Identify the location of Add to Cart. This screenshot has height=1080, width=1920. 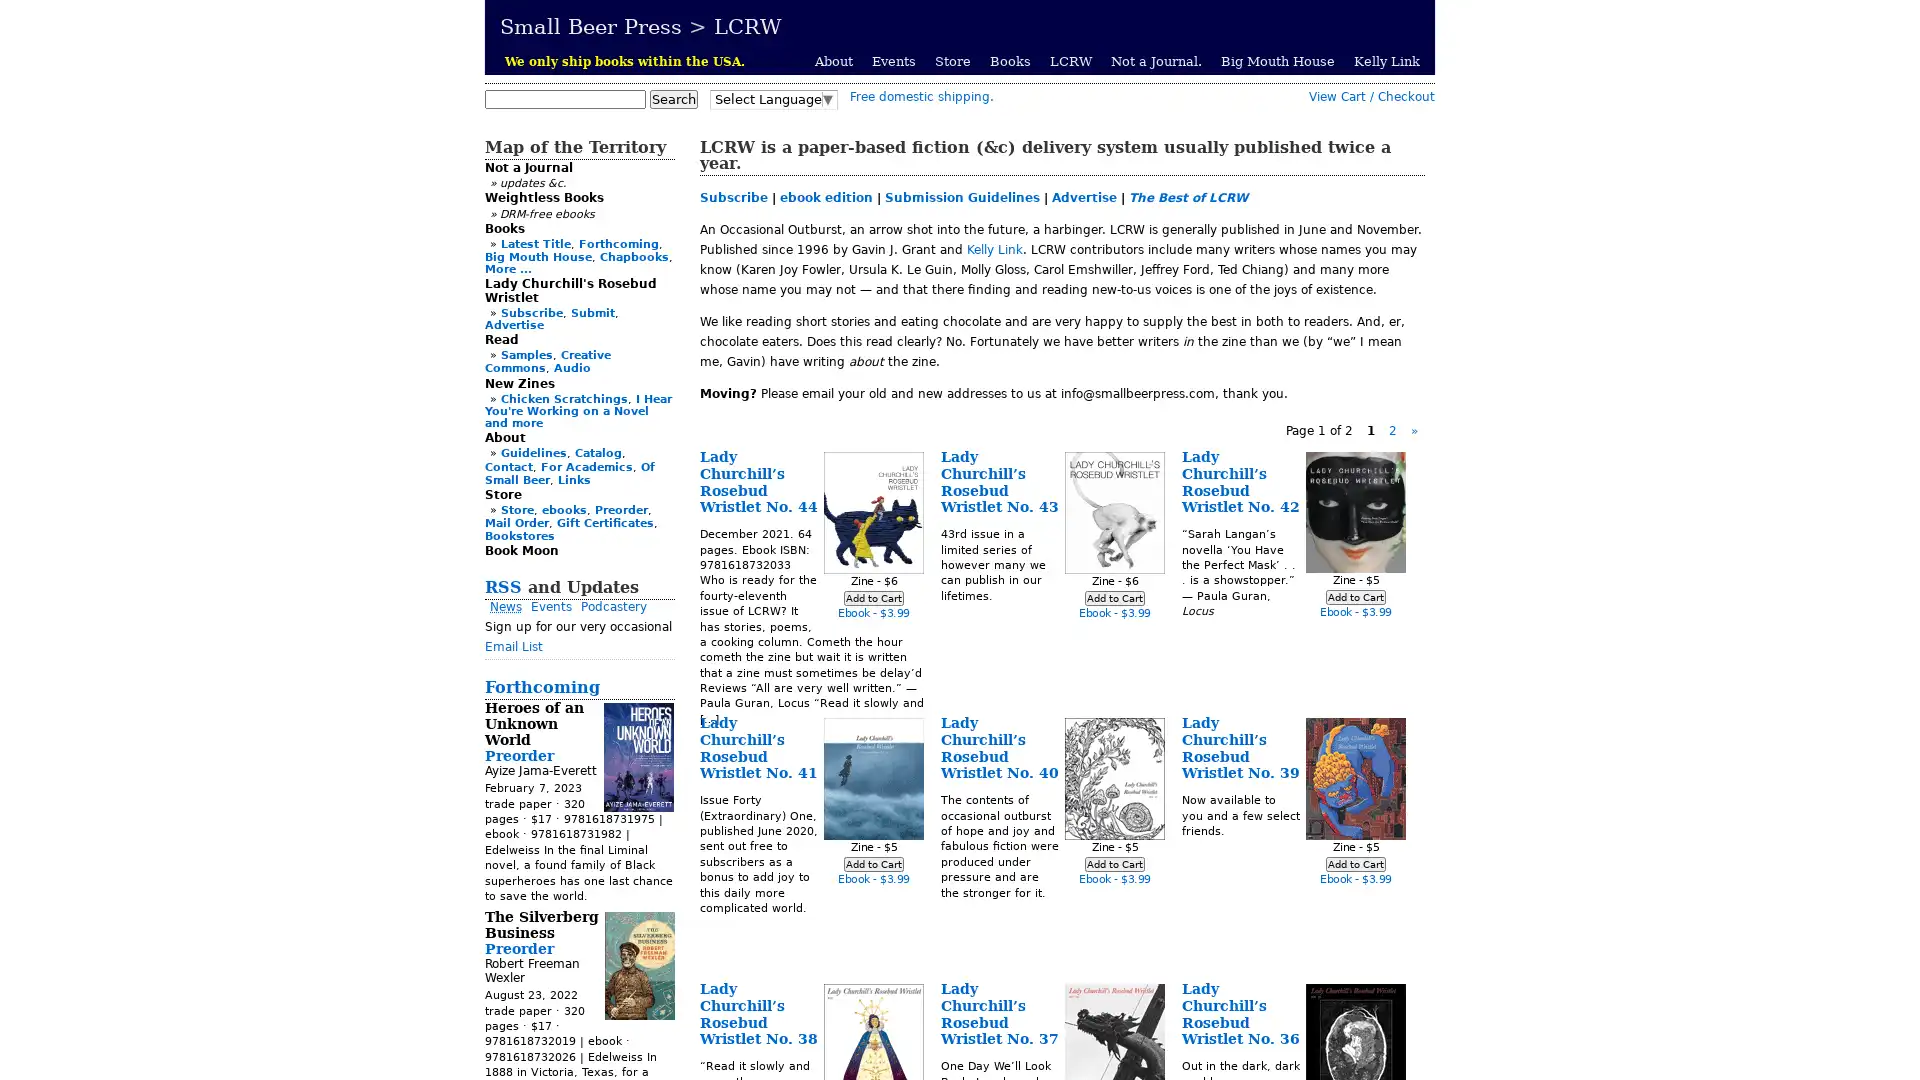
(873, 862).